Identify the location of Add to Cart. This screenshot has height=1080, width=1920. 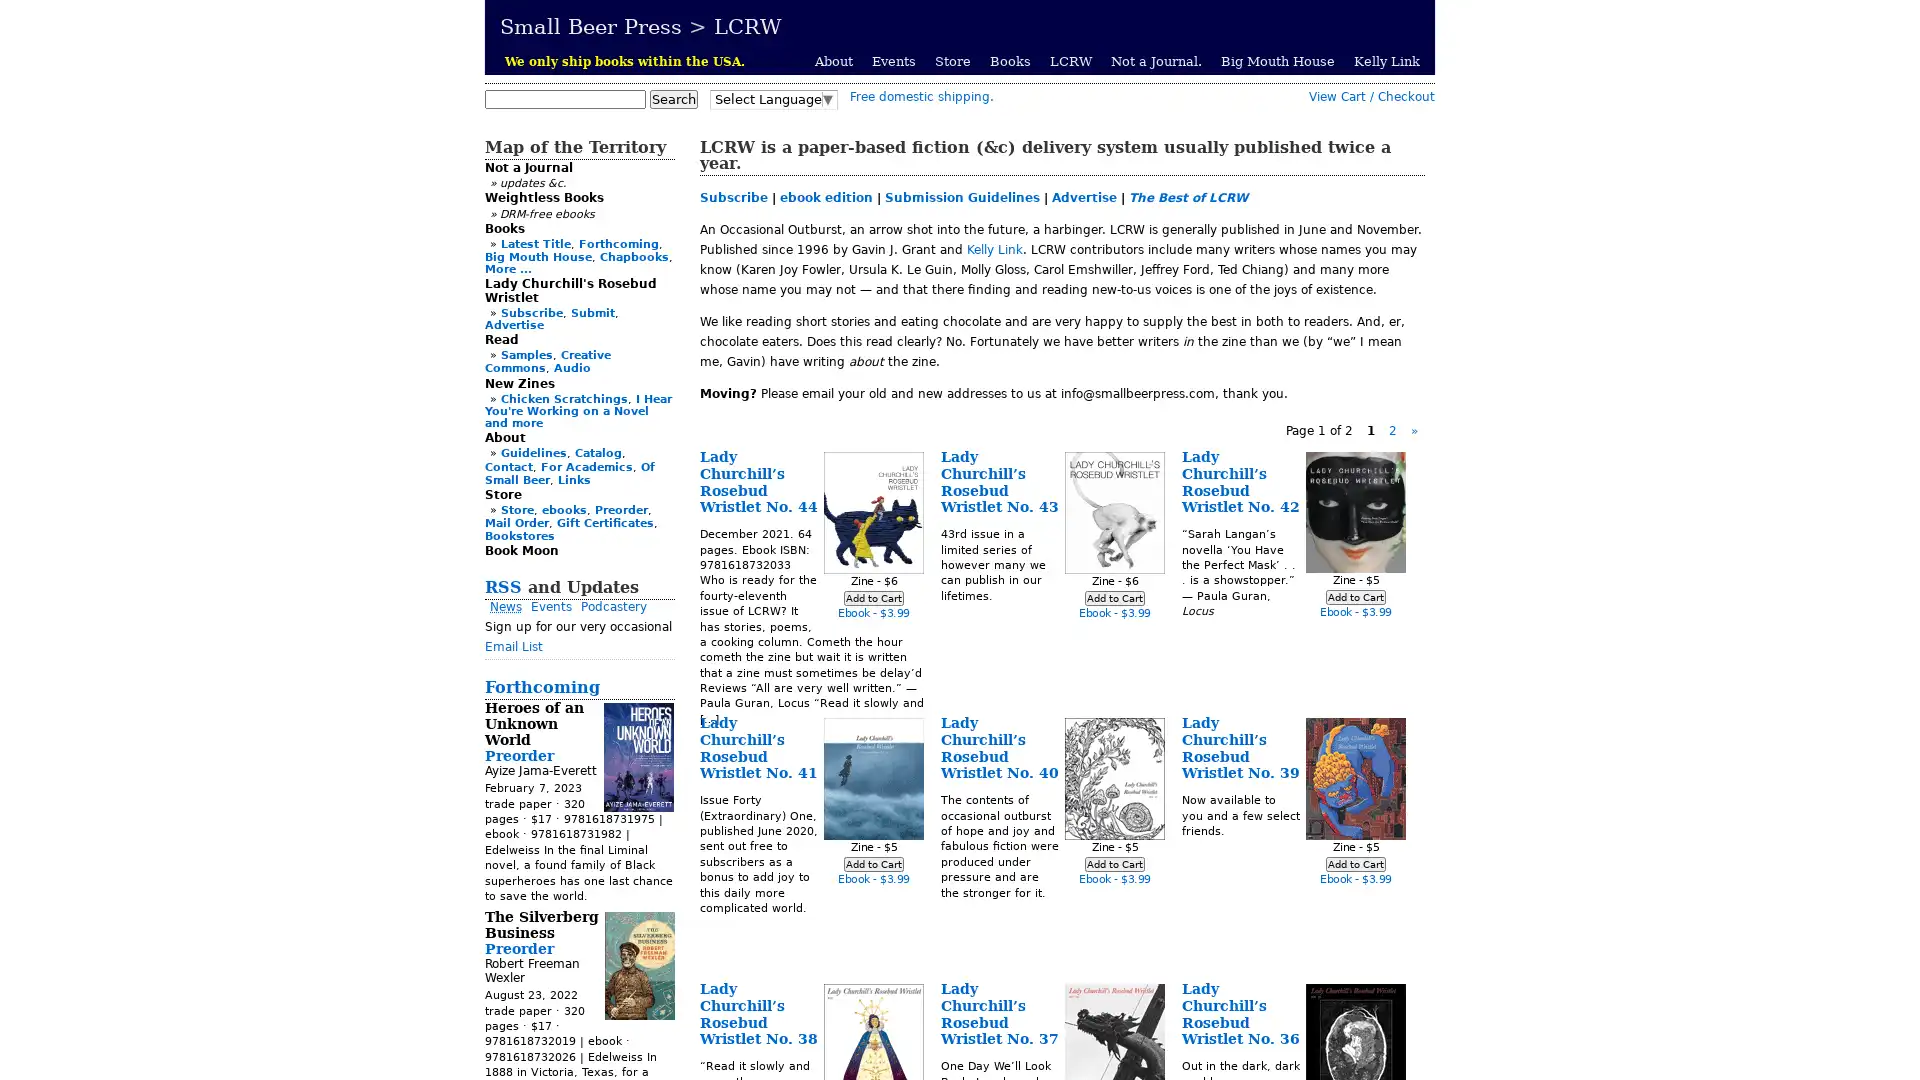
(873, 862).